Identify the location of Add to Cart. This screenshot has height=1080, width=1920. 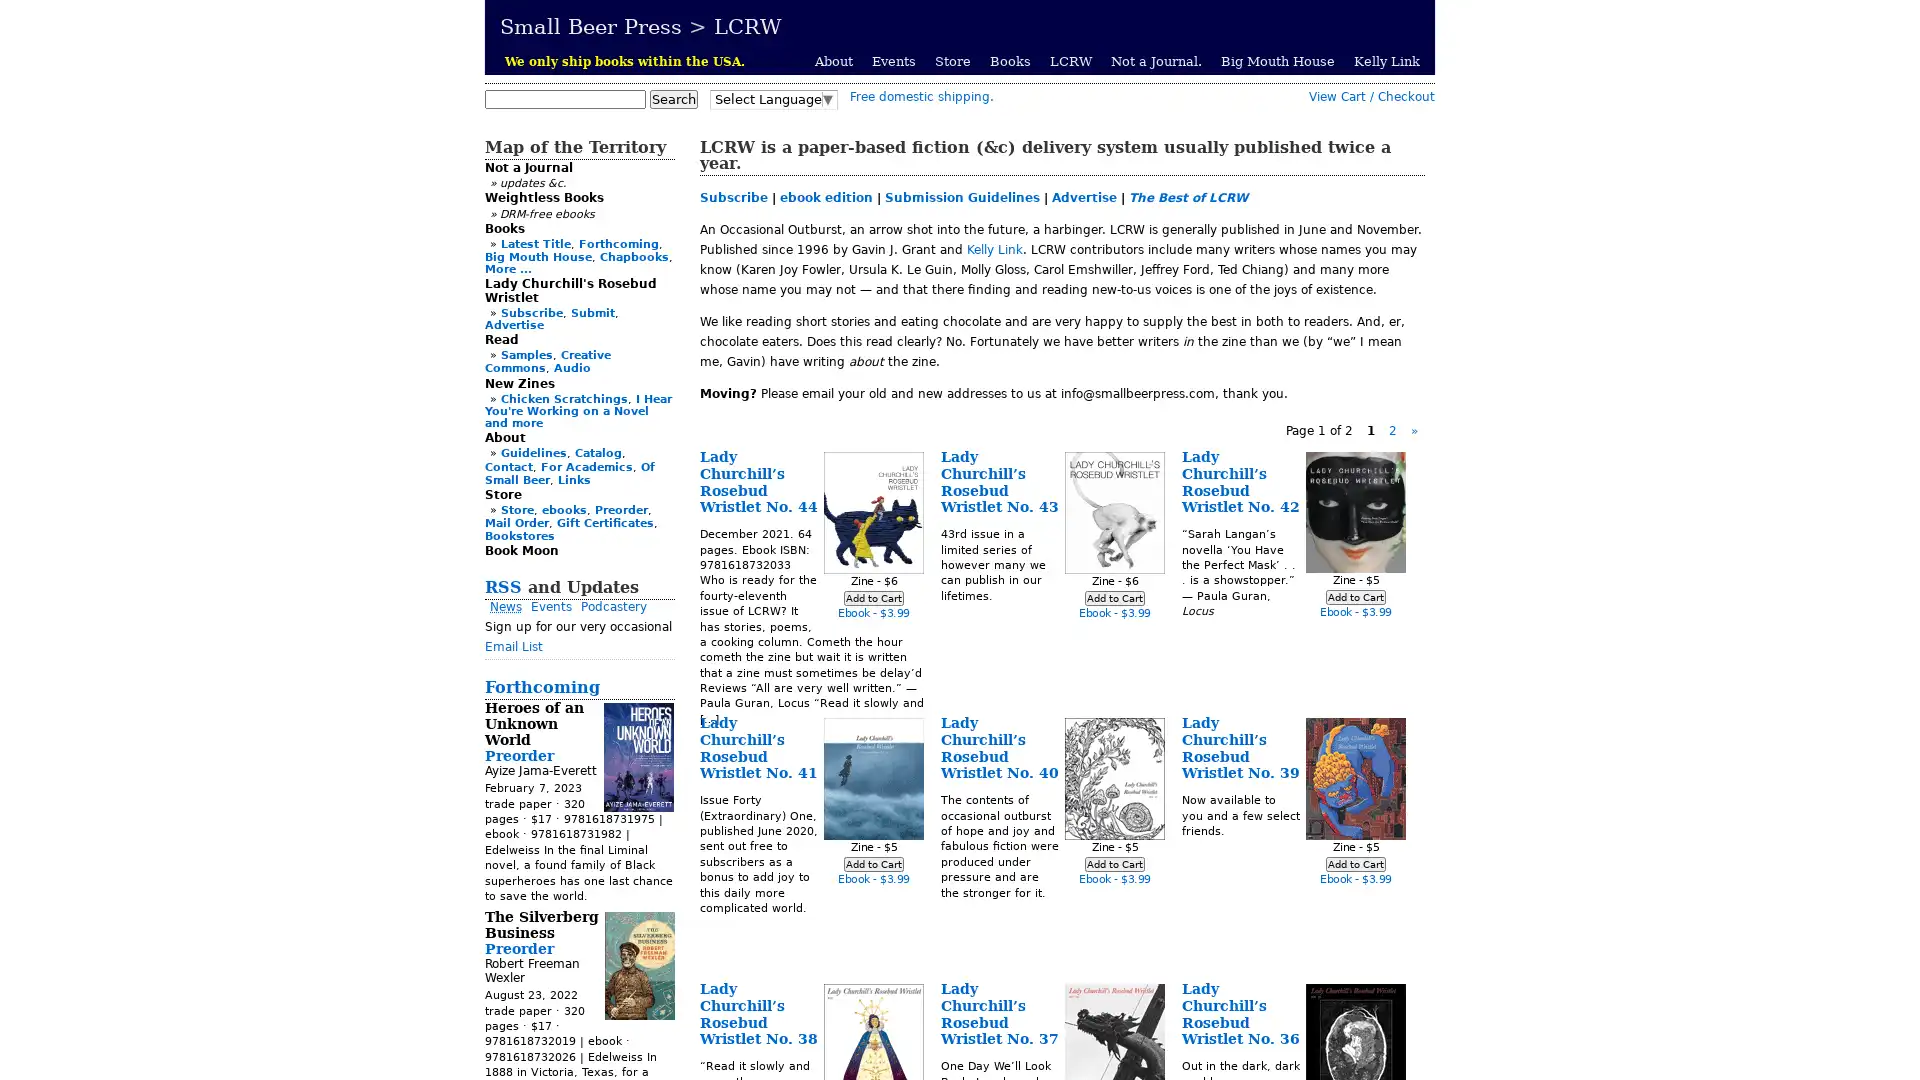
(873, 862).